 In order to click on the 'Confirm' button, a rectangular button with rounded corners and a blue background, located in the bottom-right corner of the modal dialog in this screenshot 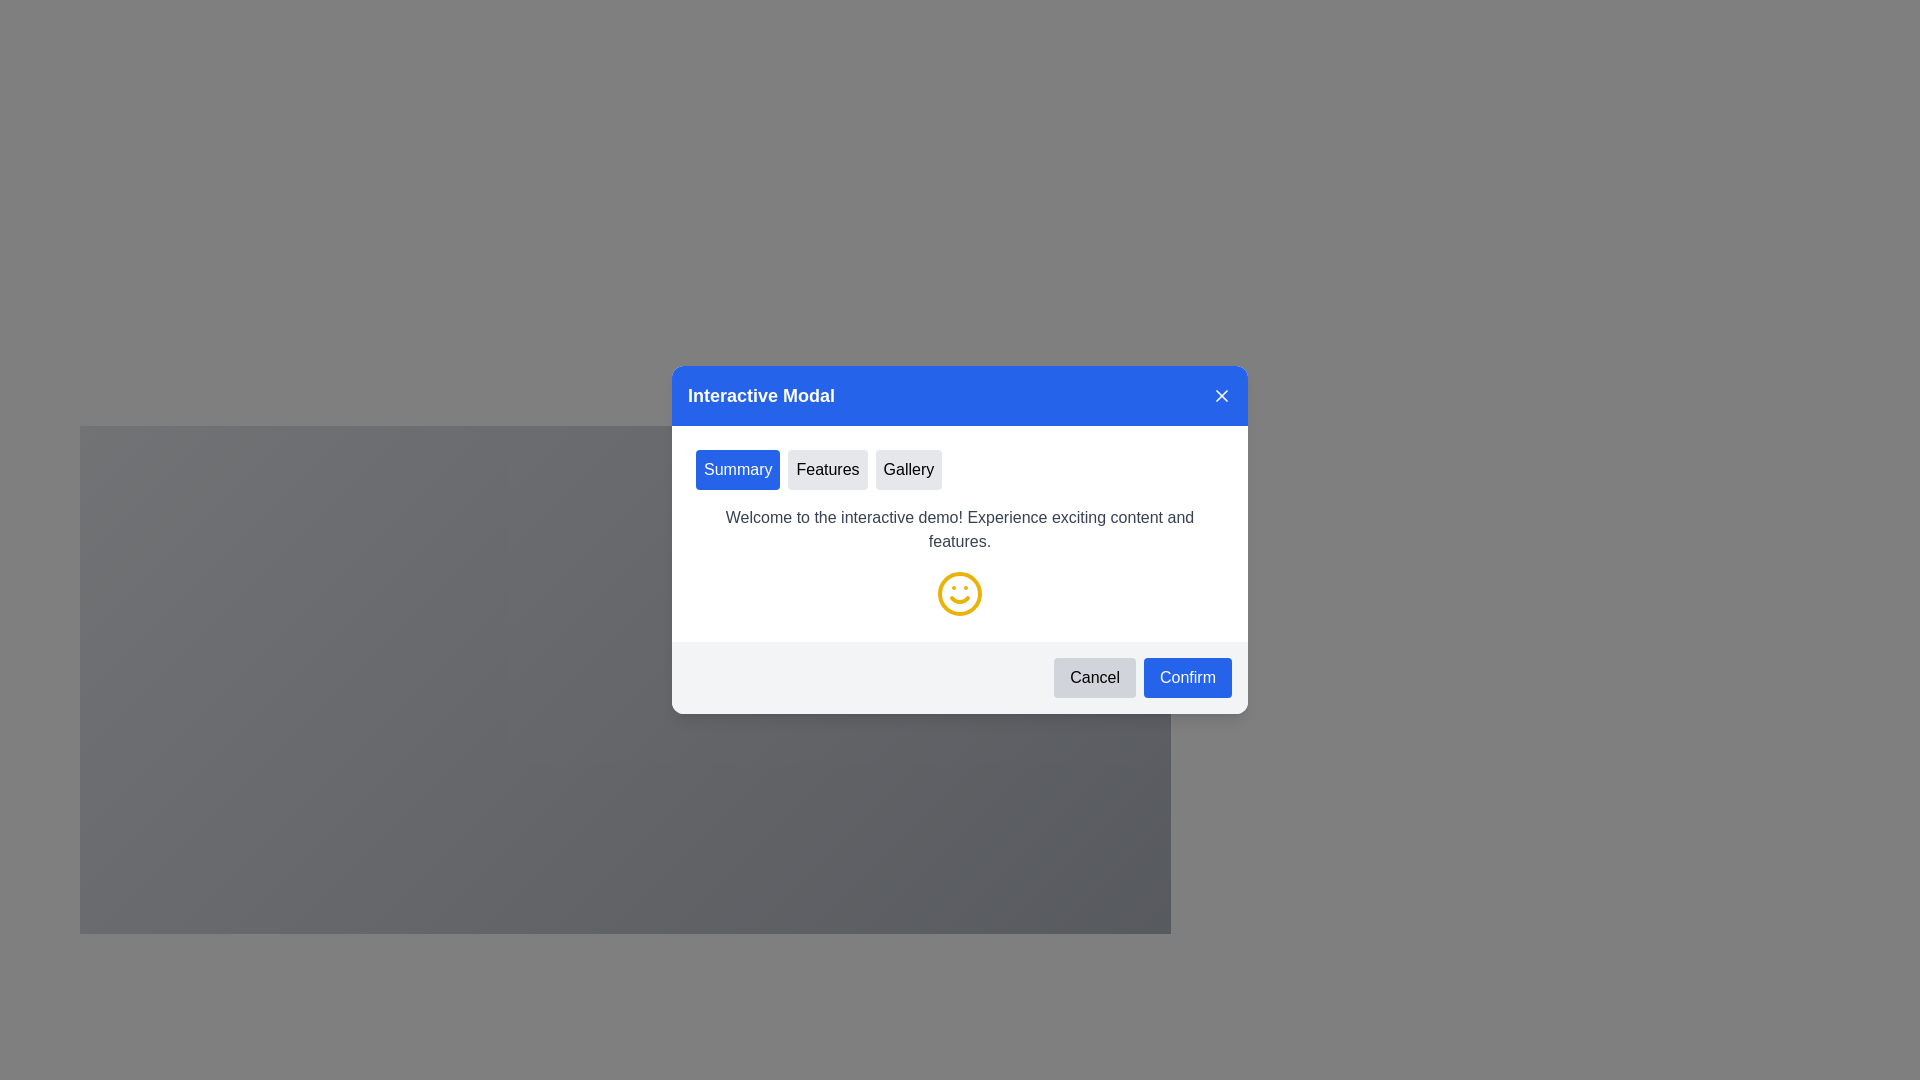, I will do `click(1187, 677)`.